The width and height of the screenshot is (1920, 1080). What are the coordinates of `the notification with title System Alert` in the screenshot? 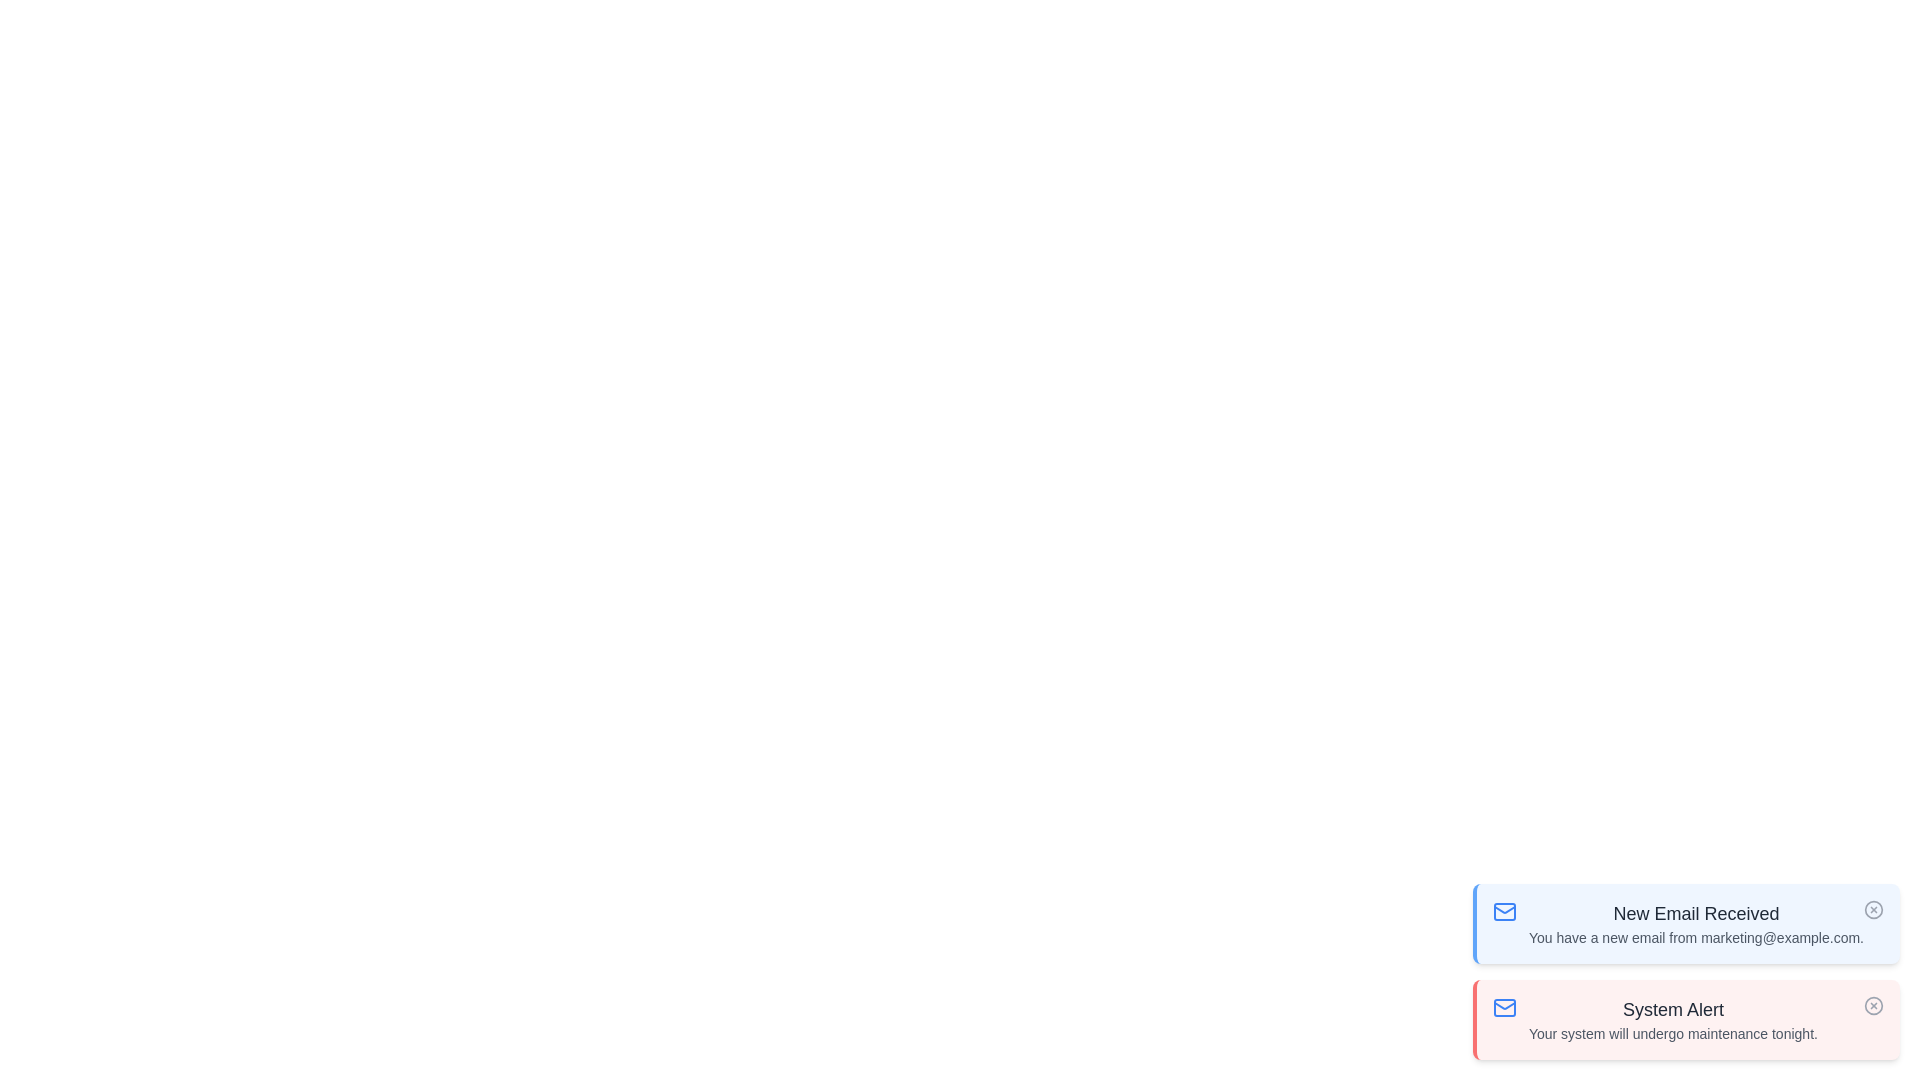 It's located at (1685, 1019).